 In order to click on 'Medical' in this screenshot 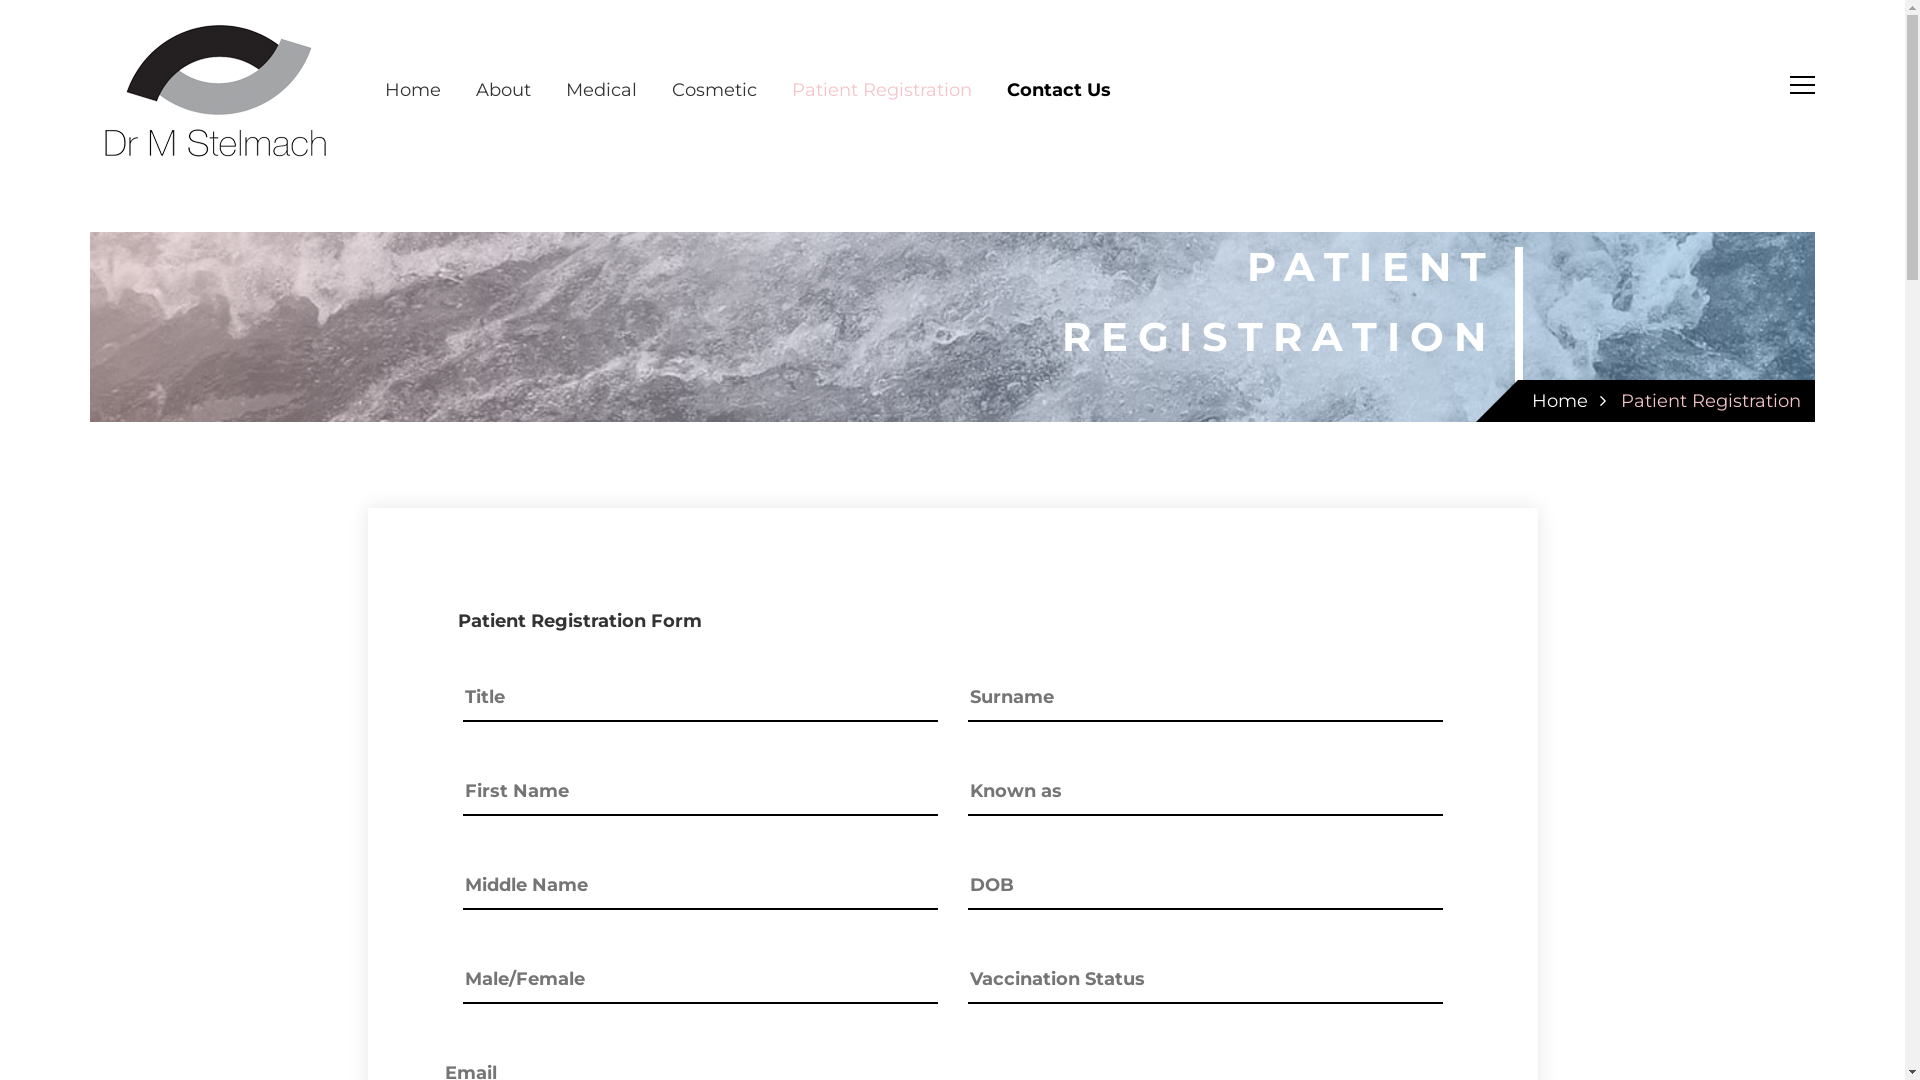, I will do `click(600, 88)`.